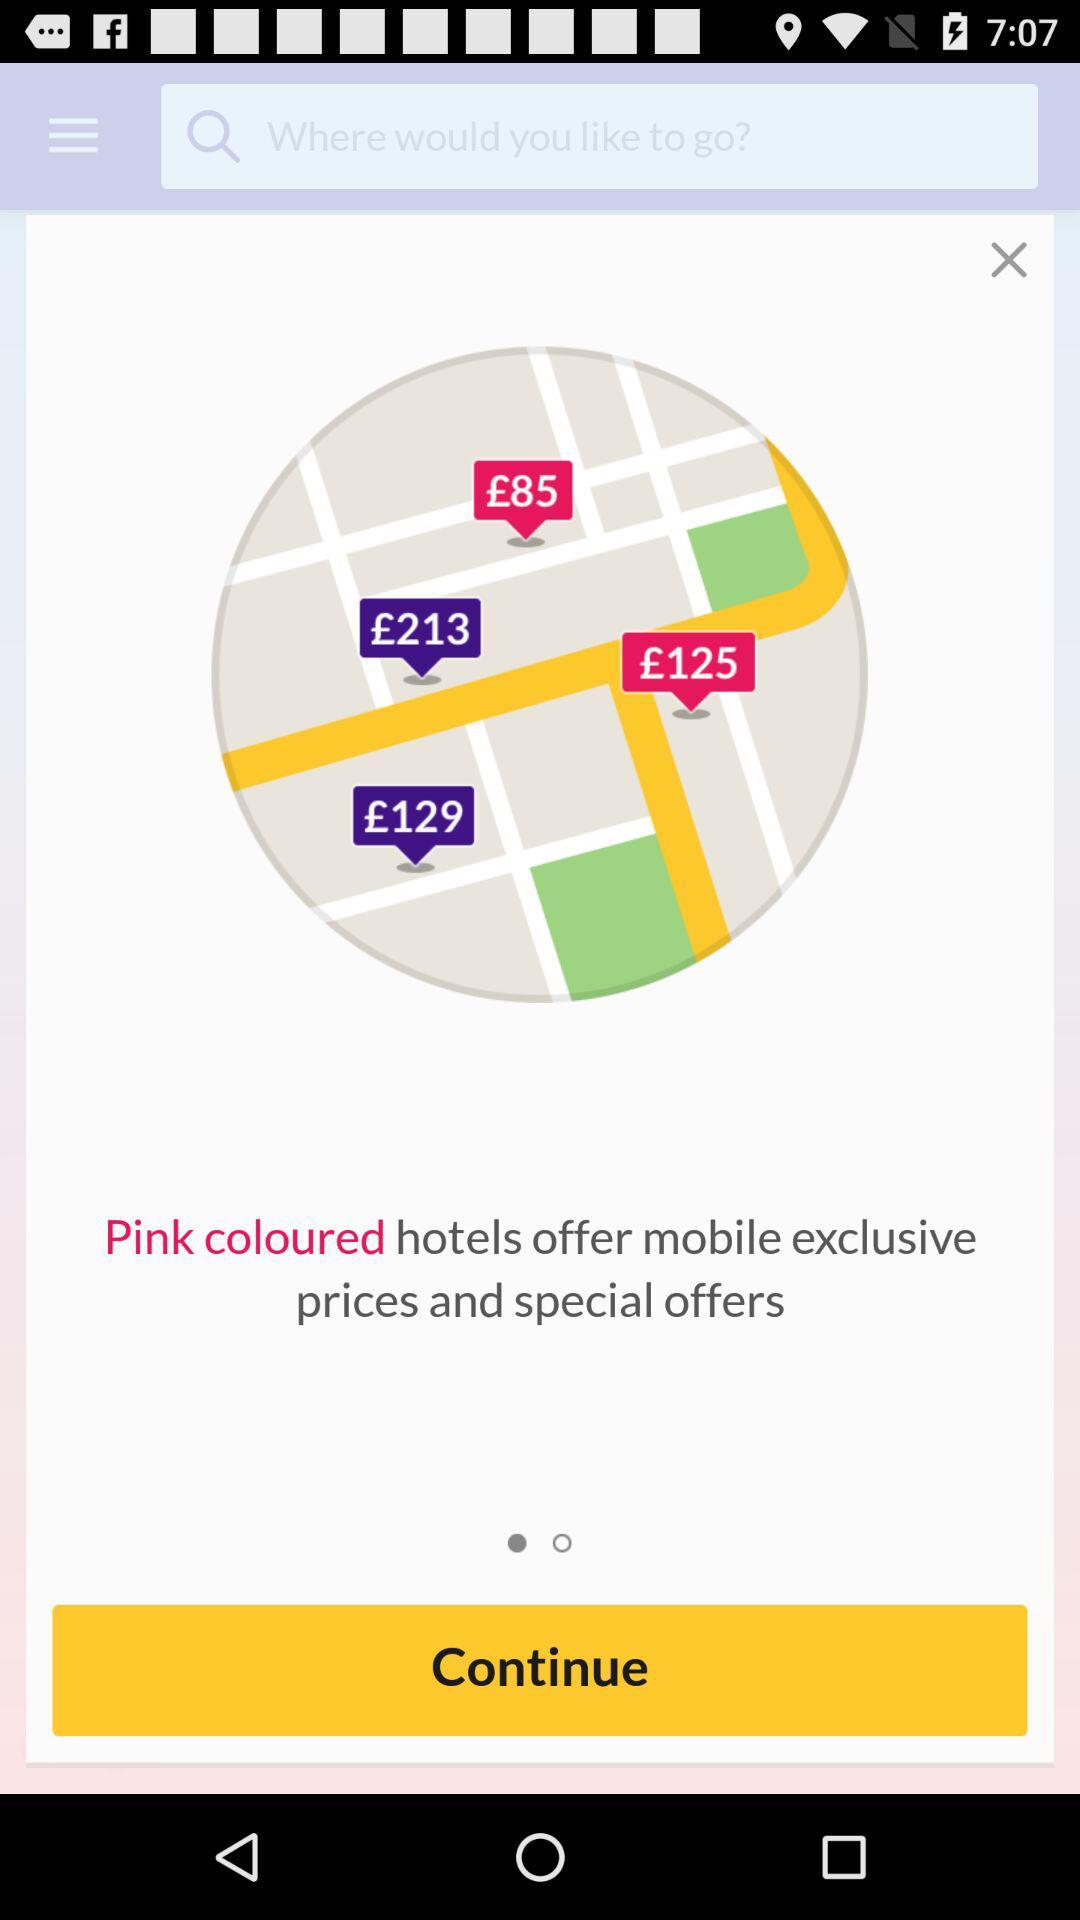 This screenshot has height=1920, width=1080. Describe the element at coordinates (1022, 263) in the screenshot. I see `the close icon` at that location.